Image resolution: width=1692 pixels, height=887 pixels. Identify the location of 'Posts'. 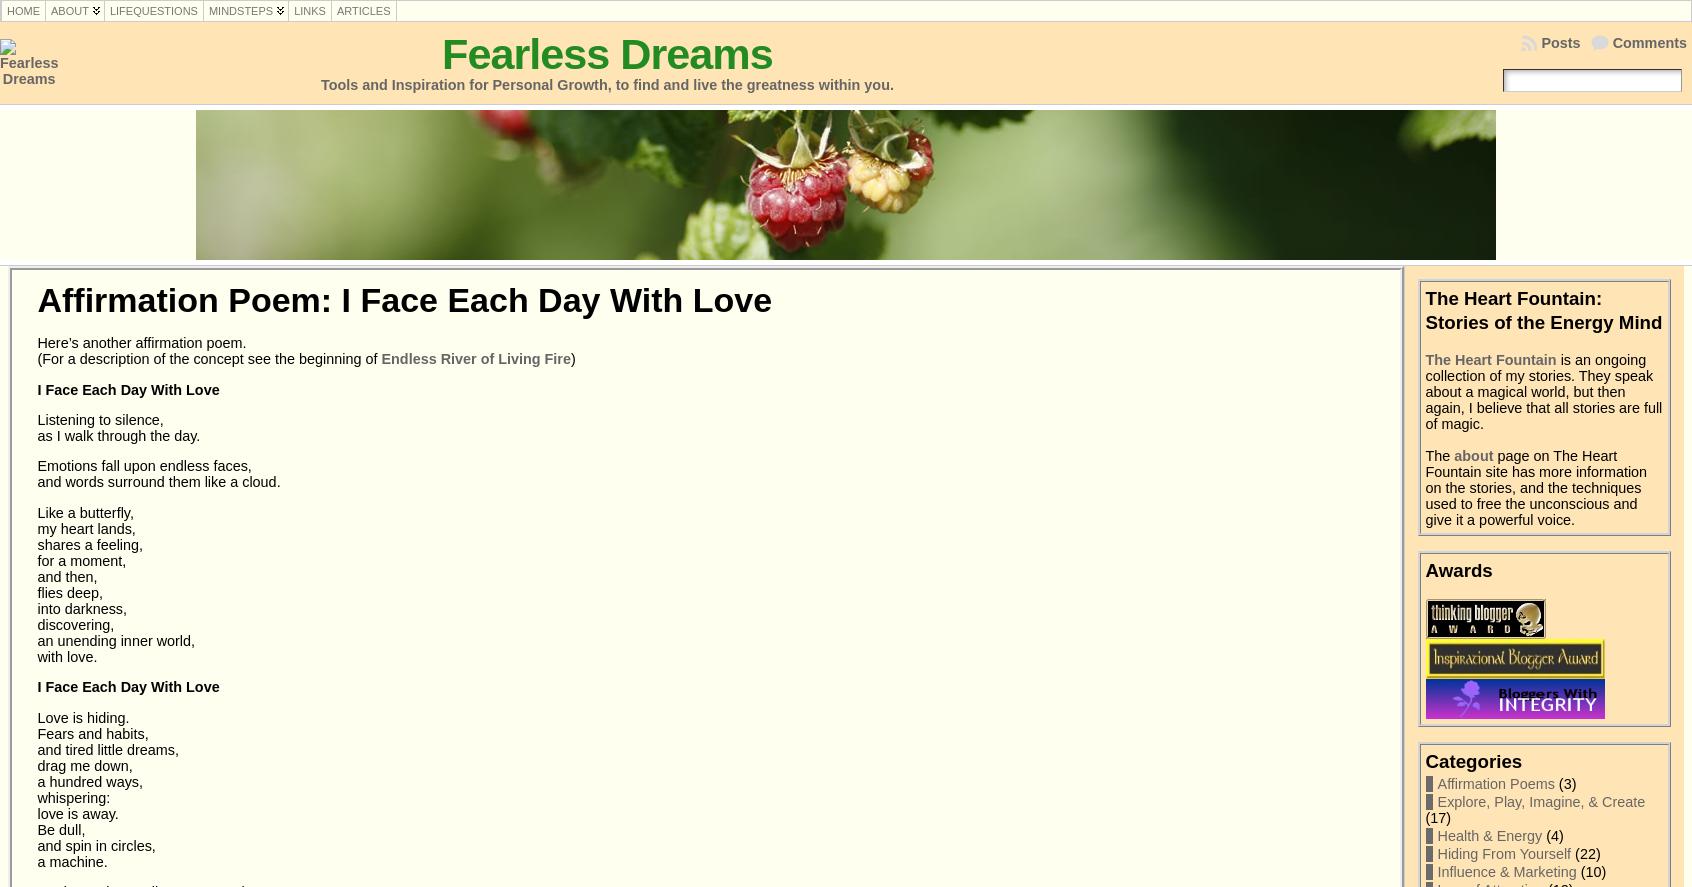
(1559, 43).